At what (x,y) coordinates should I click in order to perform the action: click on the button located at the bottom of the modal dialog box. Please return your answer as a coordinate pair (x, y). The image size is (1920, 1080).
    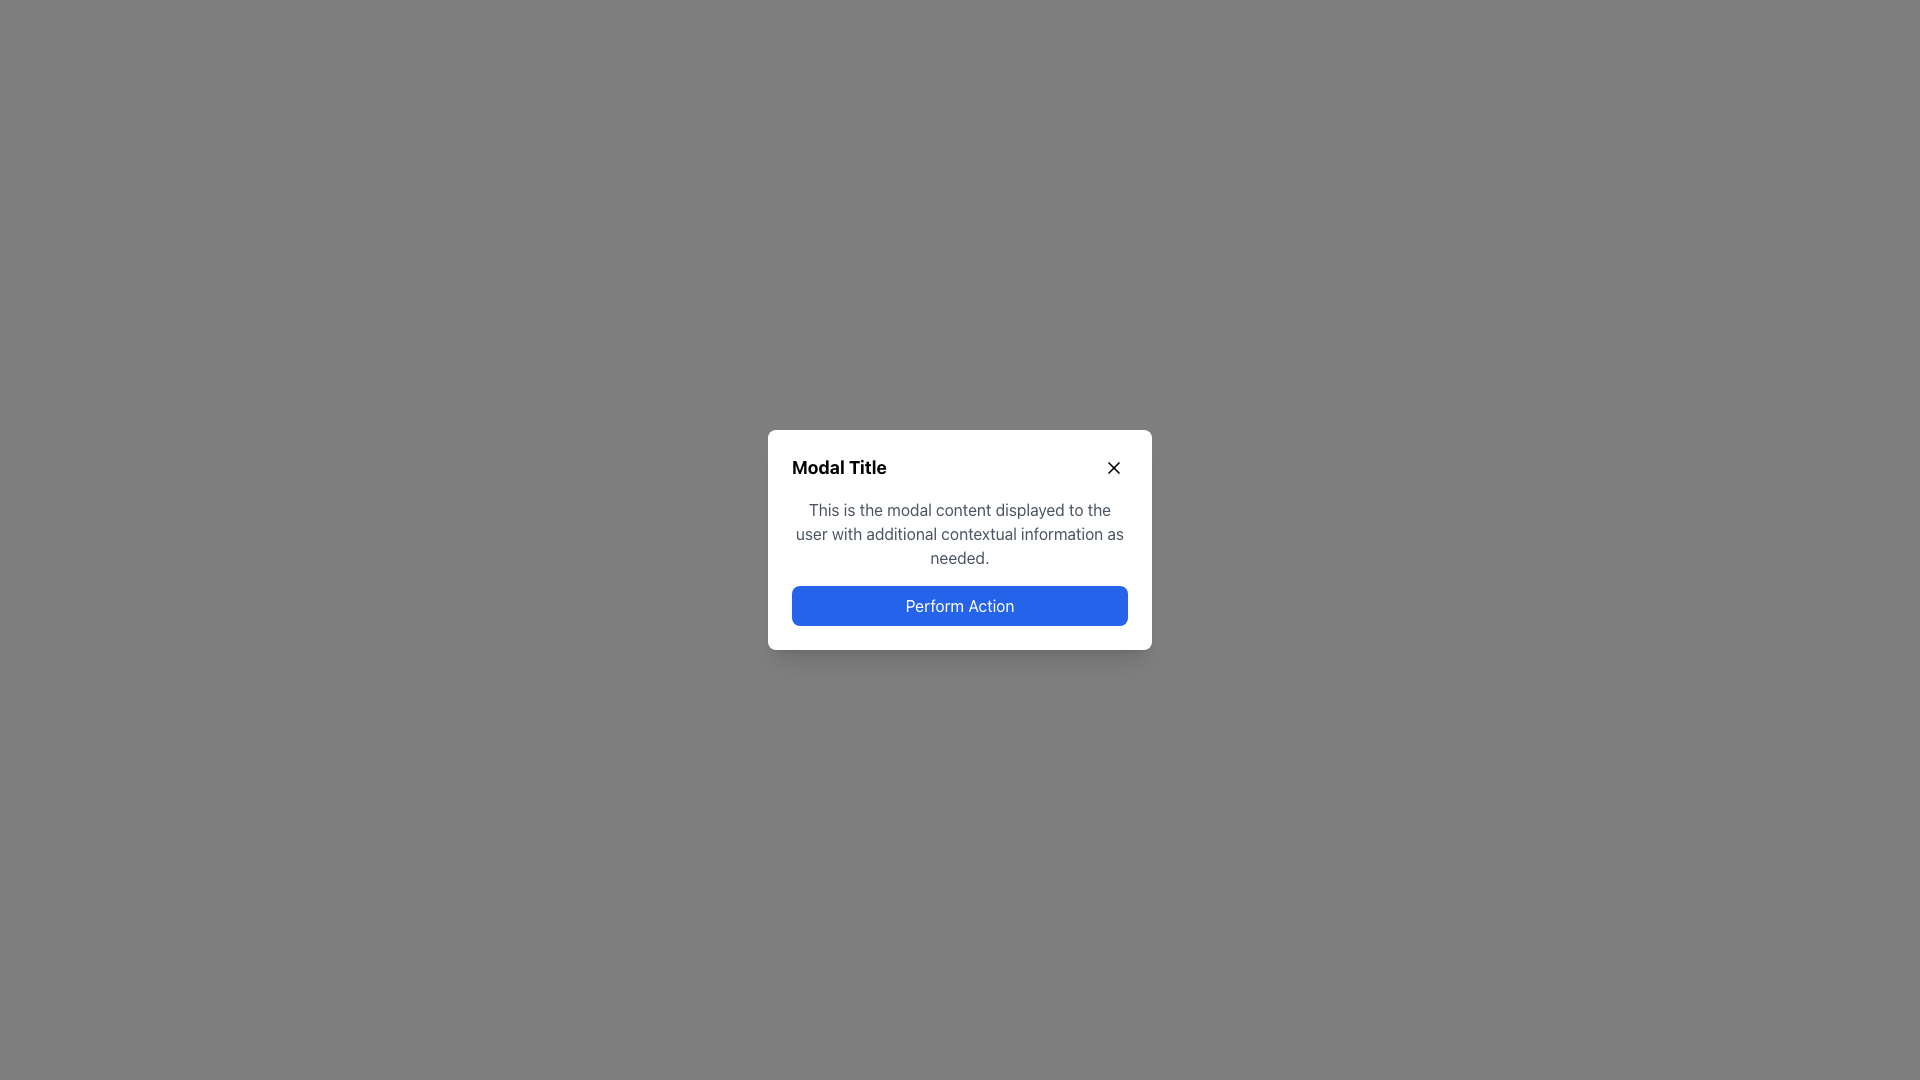
    Looking at the image, I should click on (960, 604).